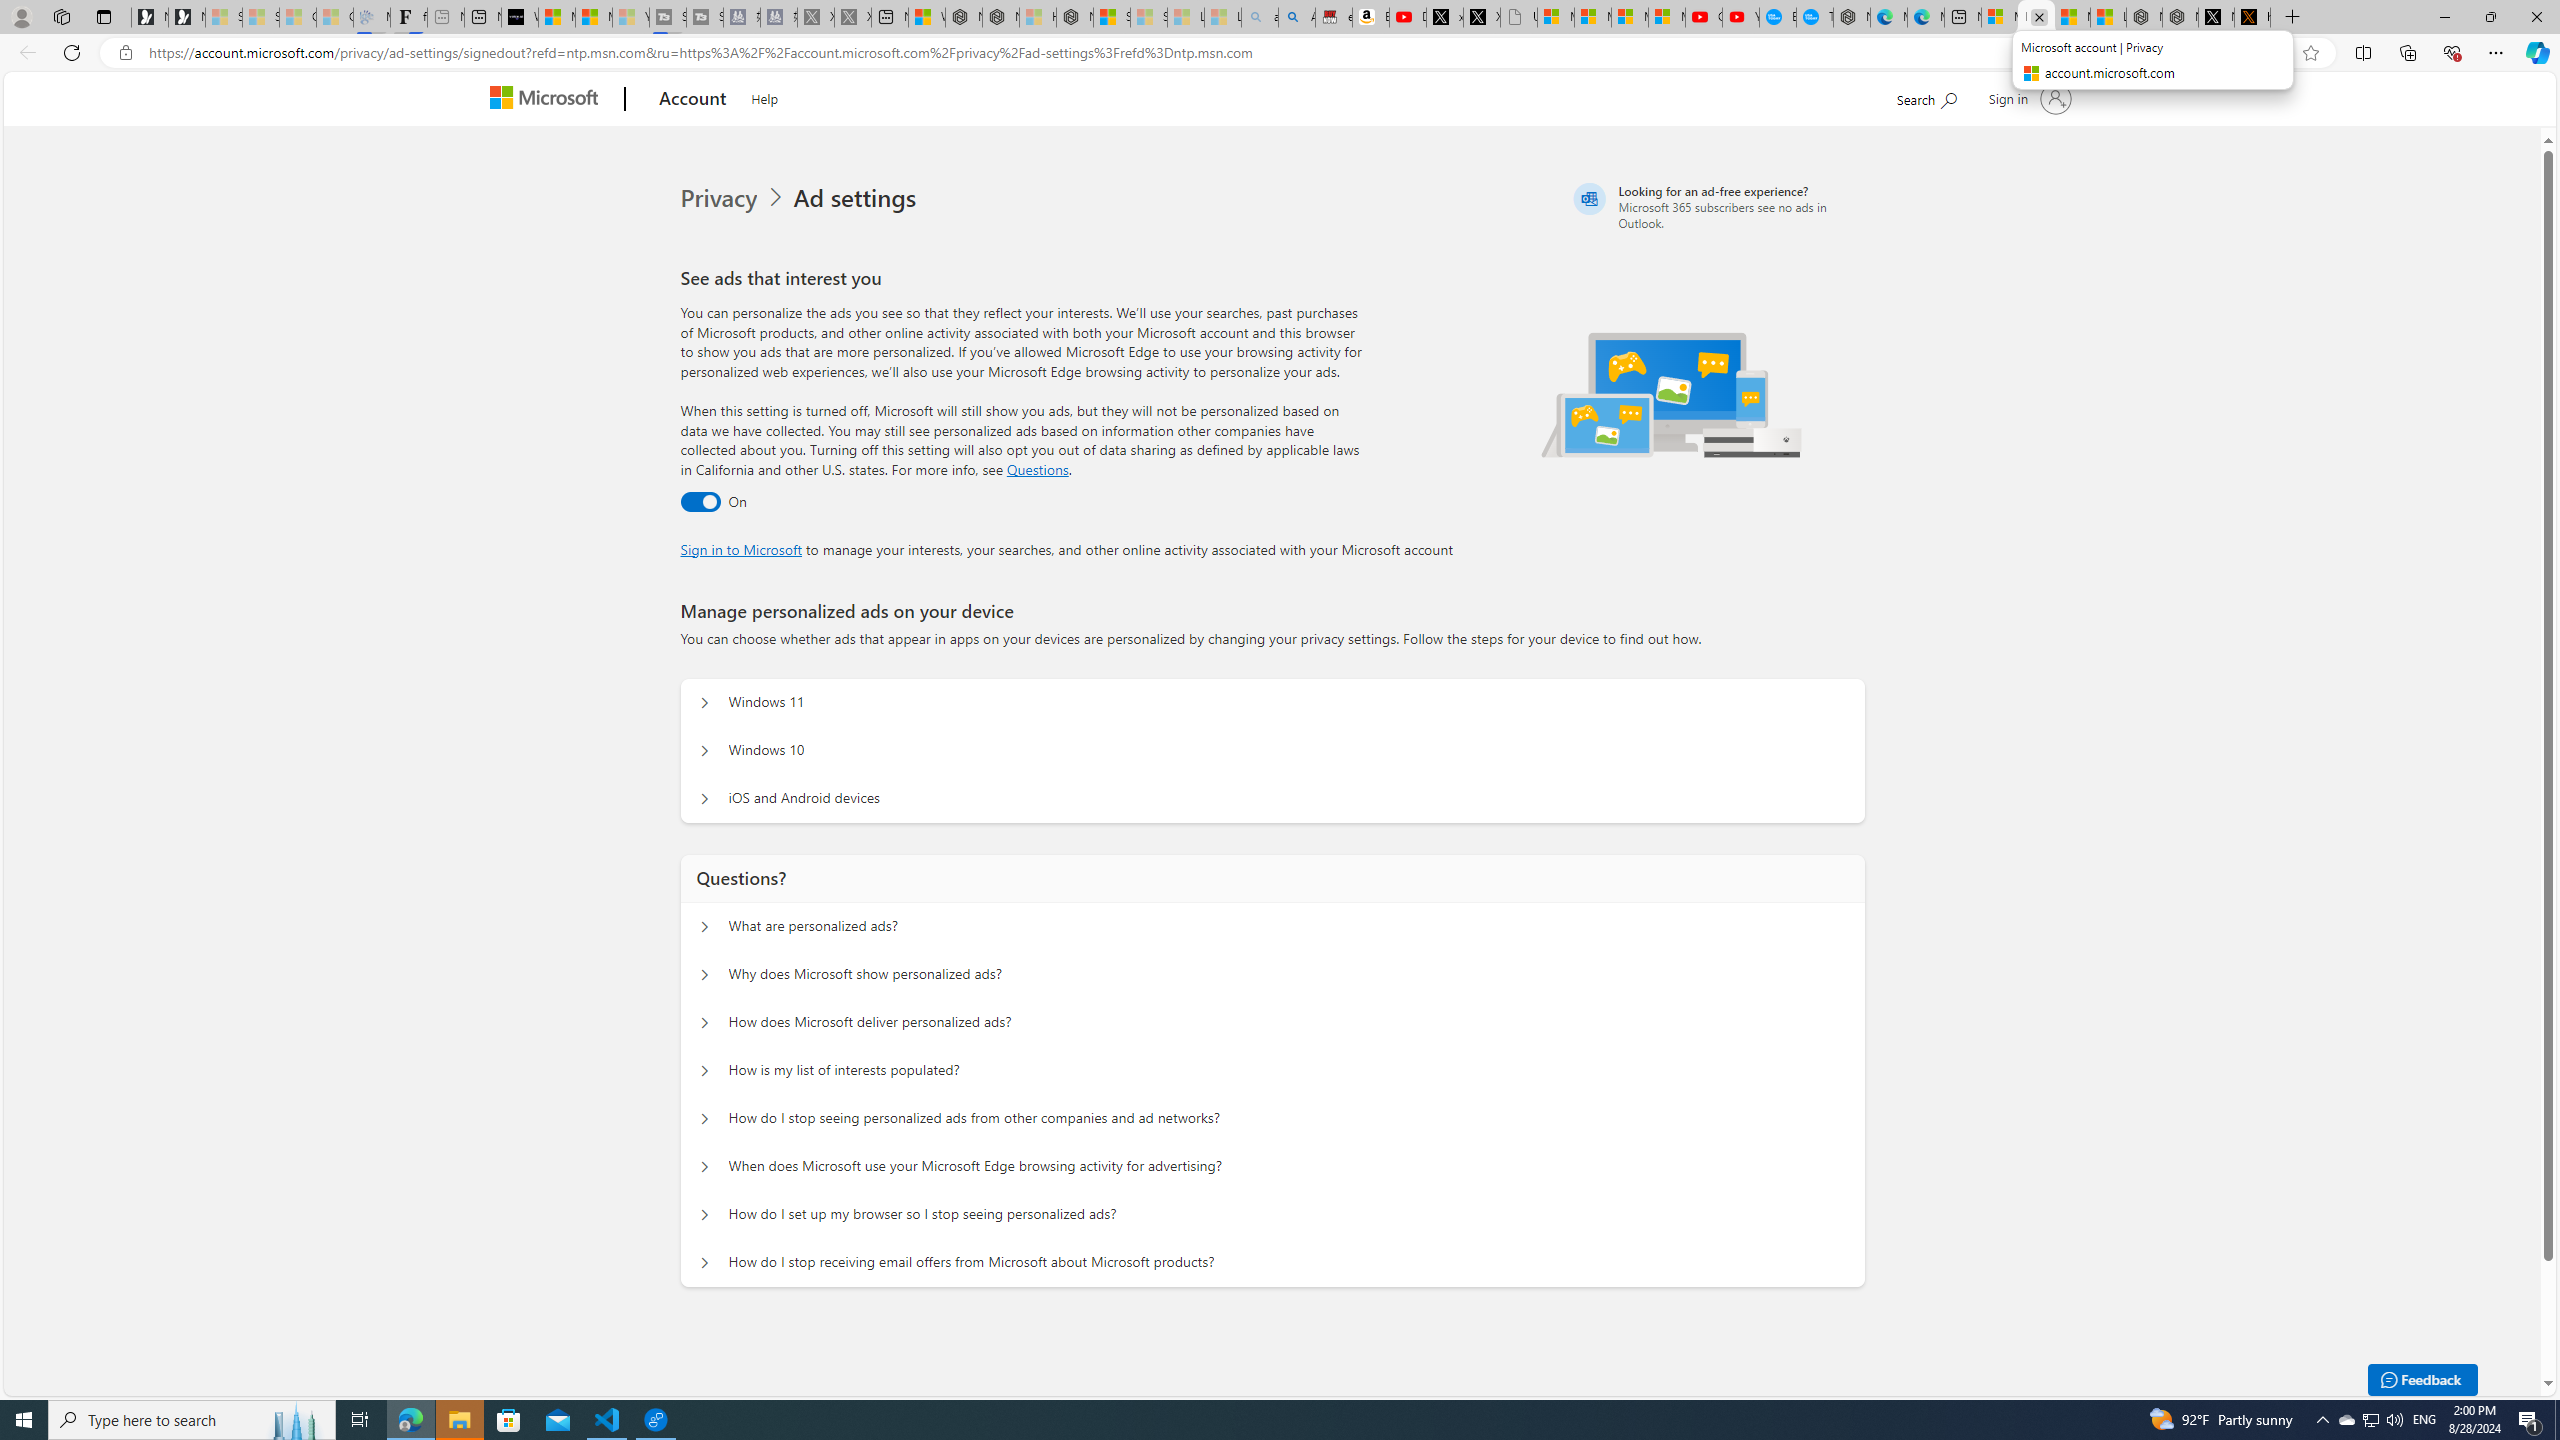 This screenshot has height=1440, width=2560. I want to click on 'Questions? Why does Microsoft show personalized ads?', so click(705, 973).